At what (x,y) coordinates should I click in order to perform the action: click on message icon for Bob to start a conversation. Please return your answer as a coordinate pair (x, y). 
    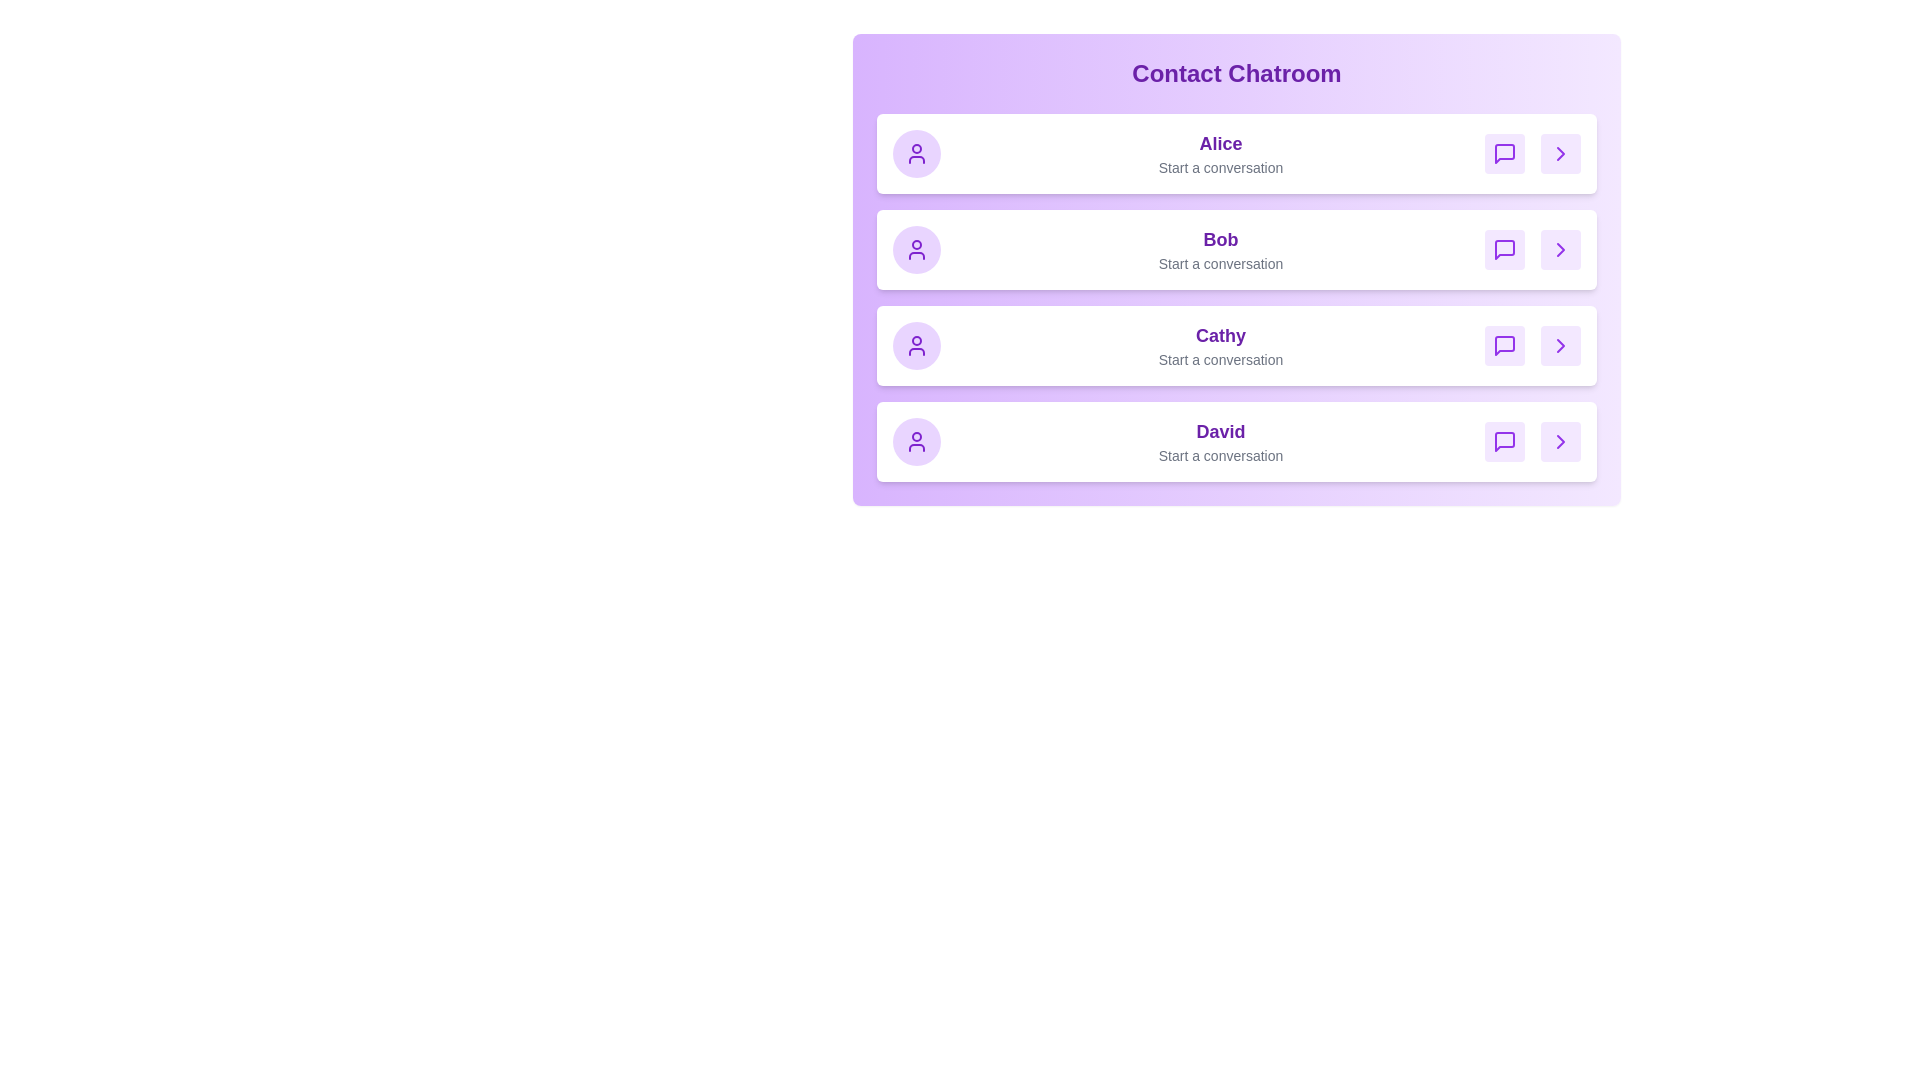
    Looking at the image, I should click on (1505, 249).